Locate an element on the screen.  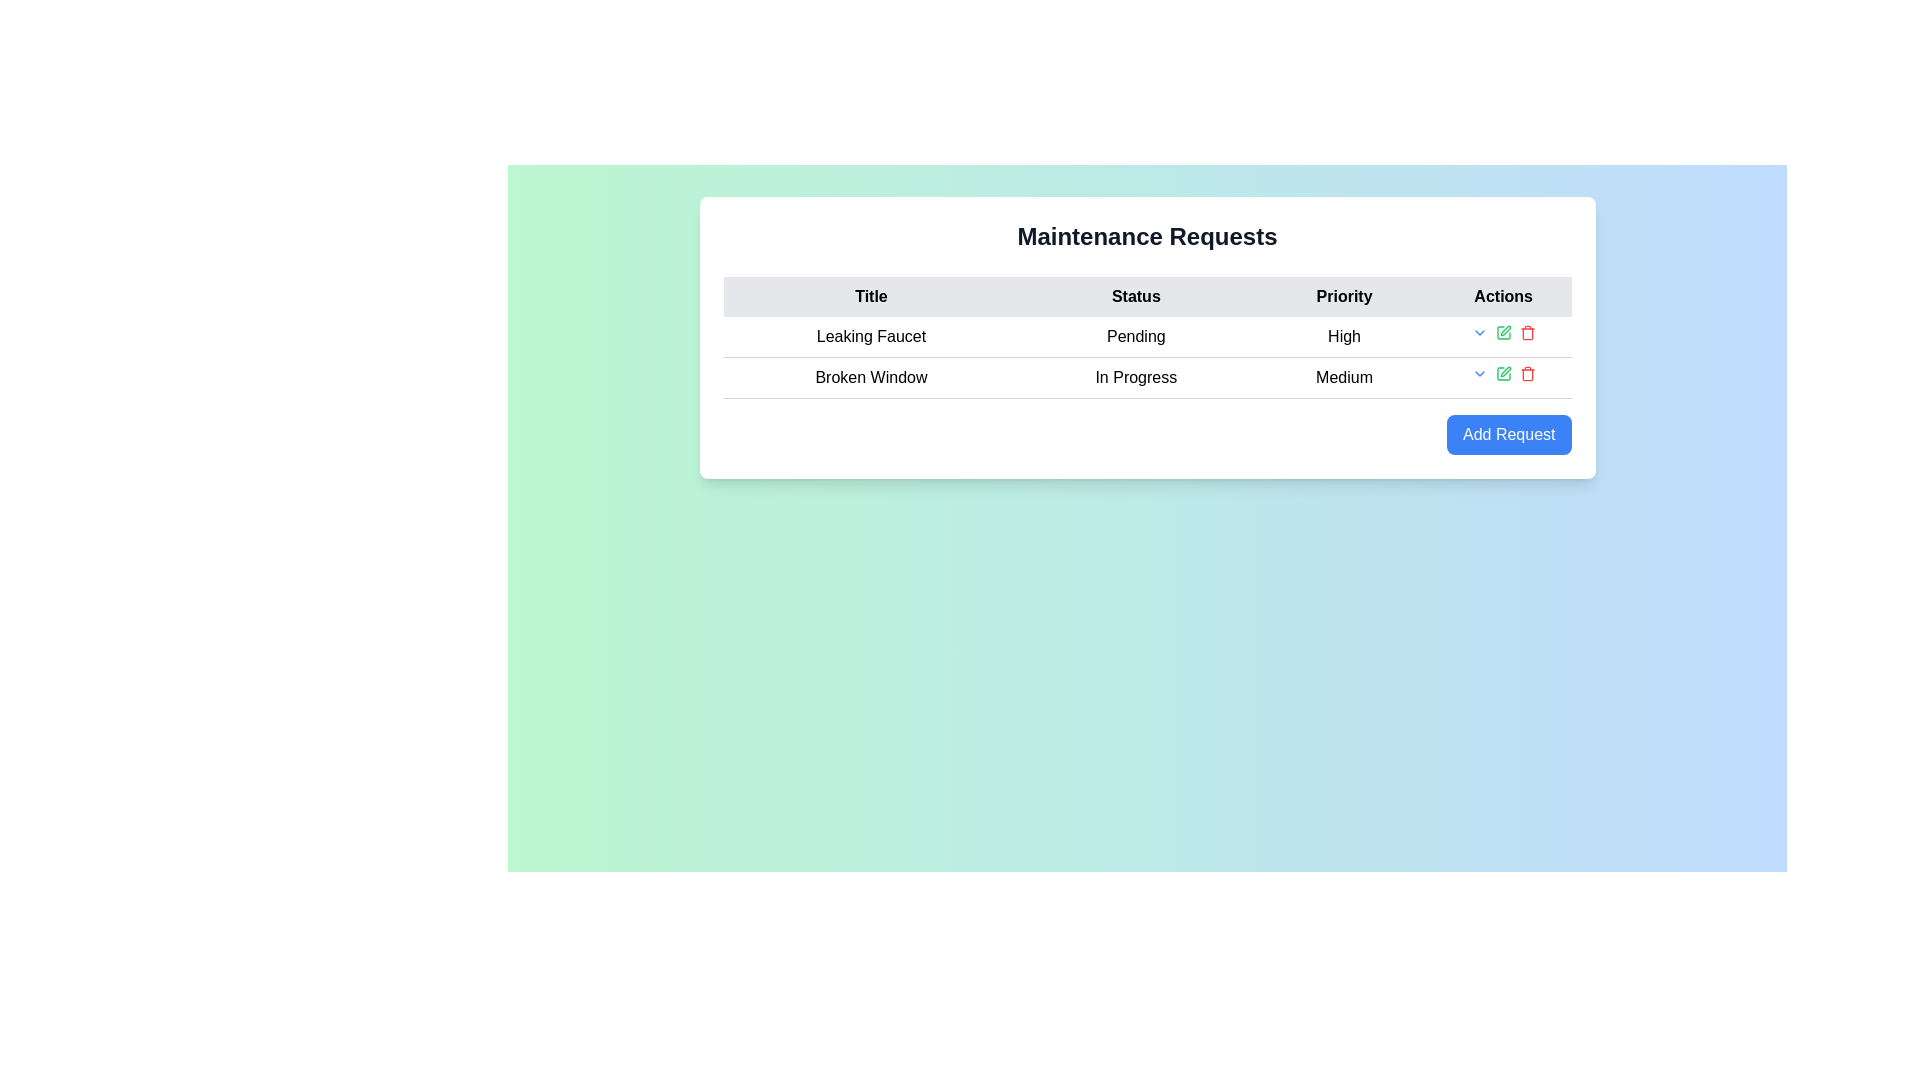
the 'Medium' priority label for the 'Broken Window' maintenance task located in the second row of the table under the 'Priority' column is located at coordinates (1344, 378).